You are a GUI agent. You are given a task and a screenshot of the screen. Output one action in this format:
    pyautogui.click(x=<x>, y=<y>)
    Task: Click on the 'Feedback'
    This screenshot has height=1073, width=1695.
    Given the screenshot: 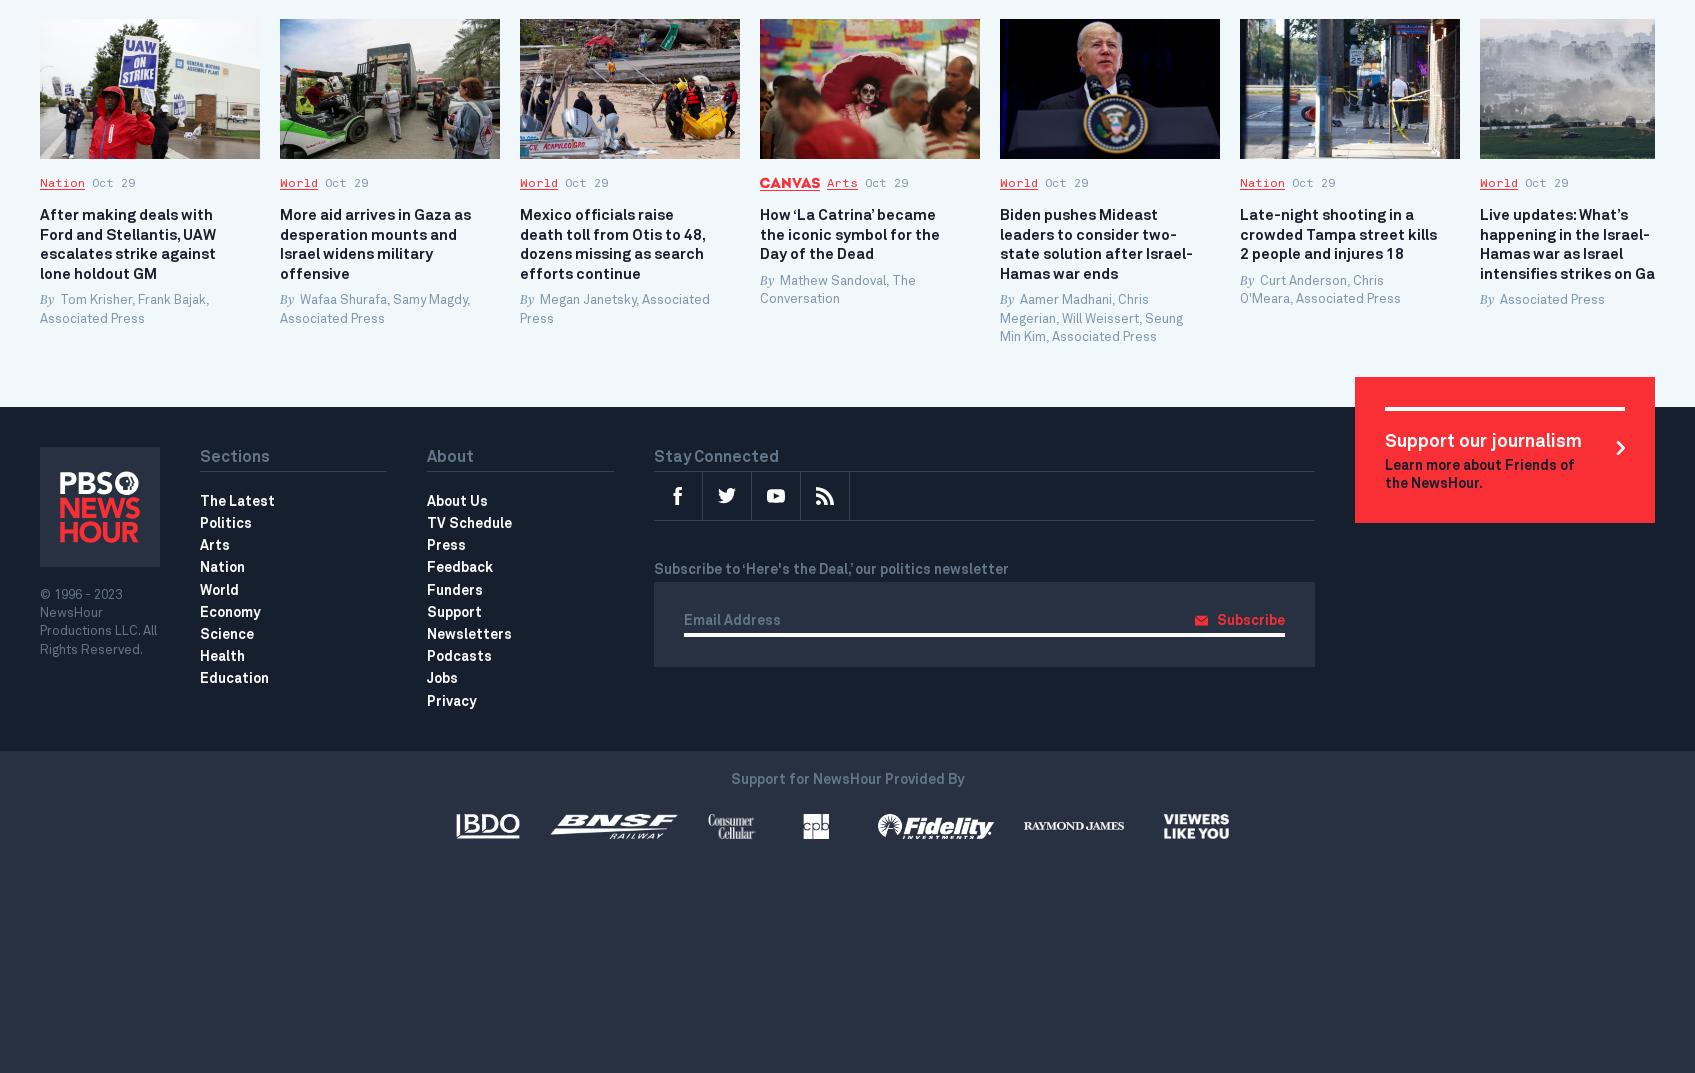 What is the action you would take?
    pyautogui.click(x=458, y=568)
    